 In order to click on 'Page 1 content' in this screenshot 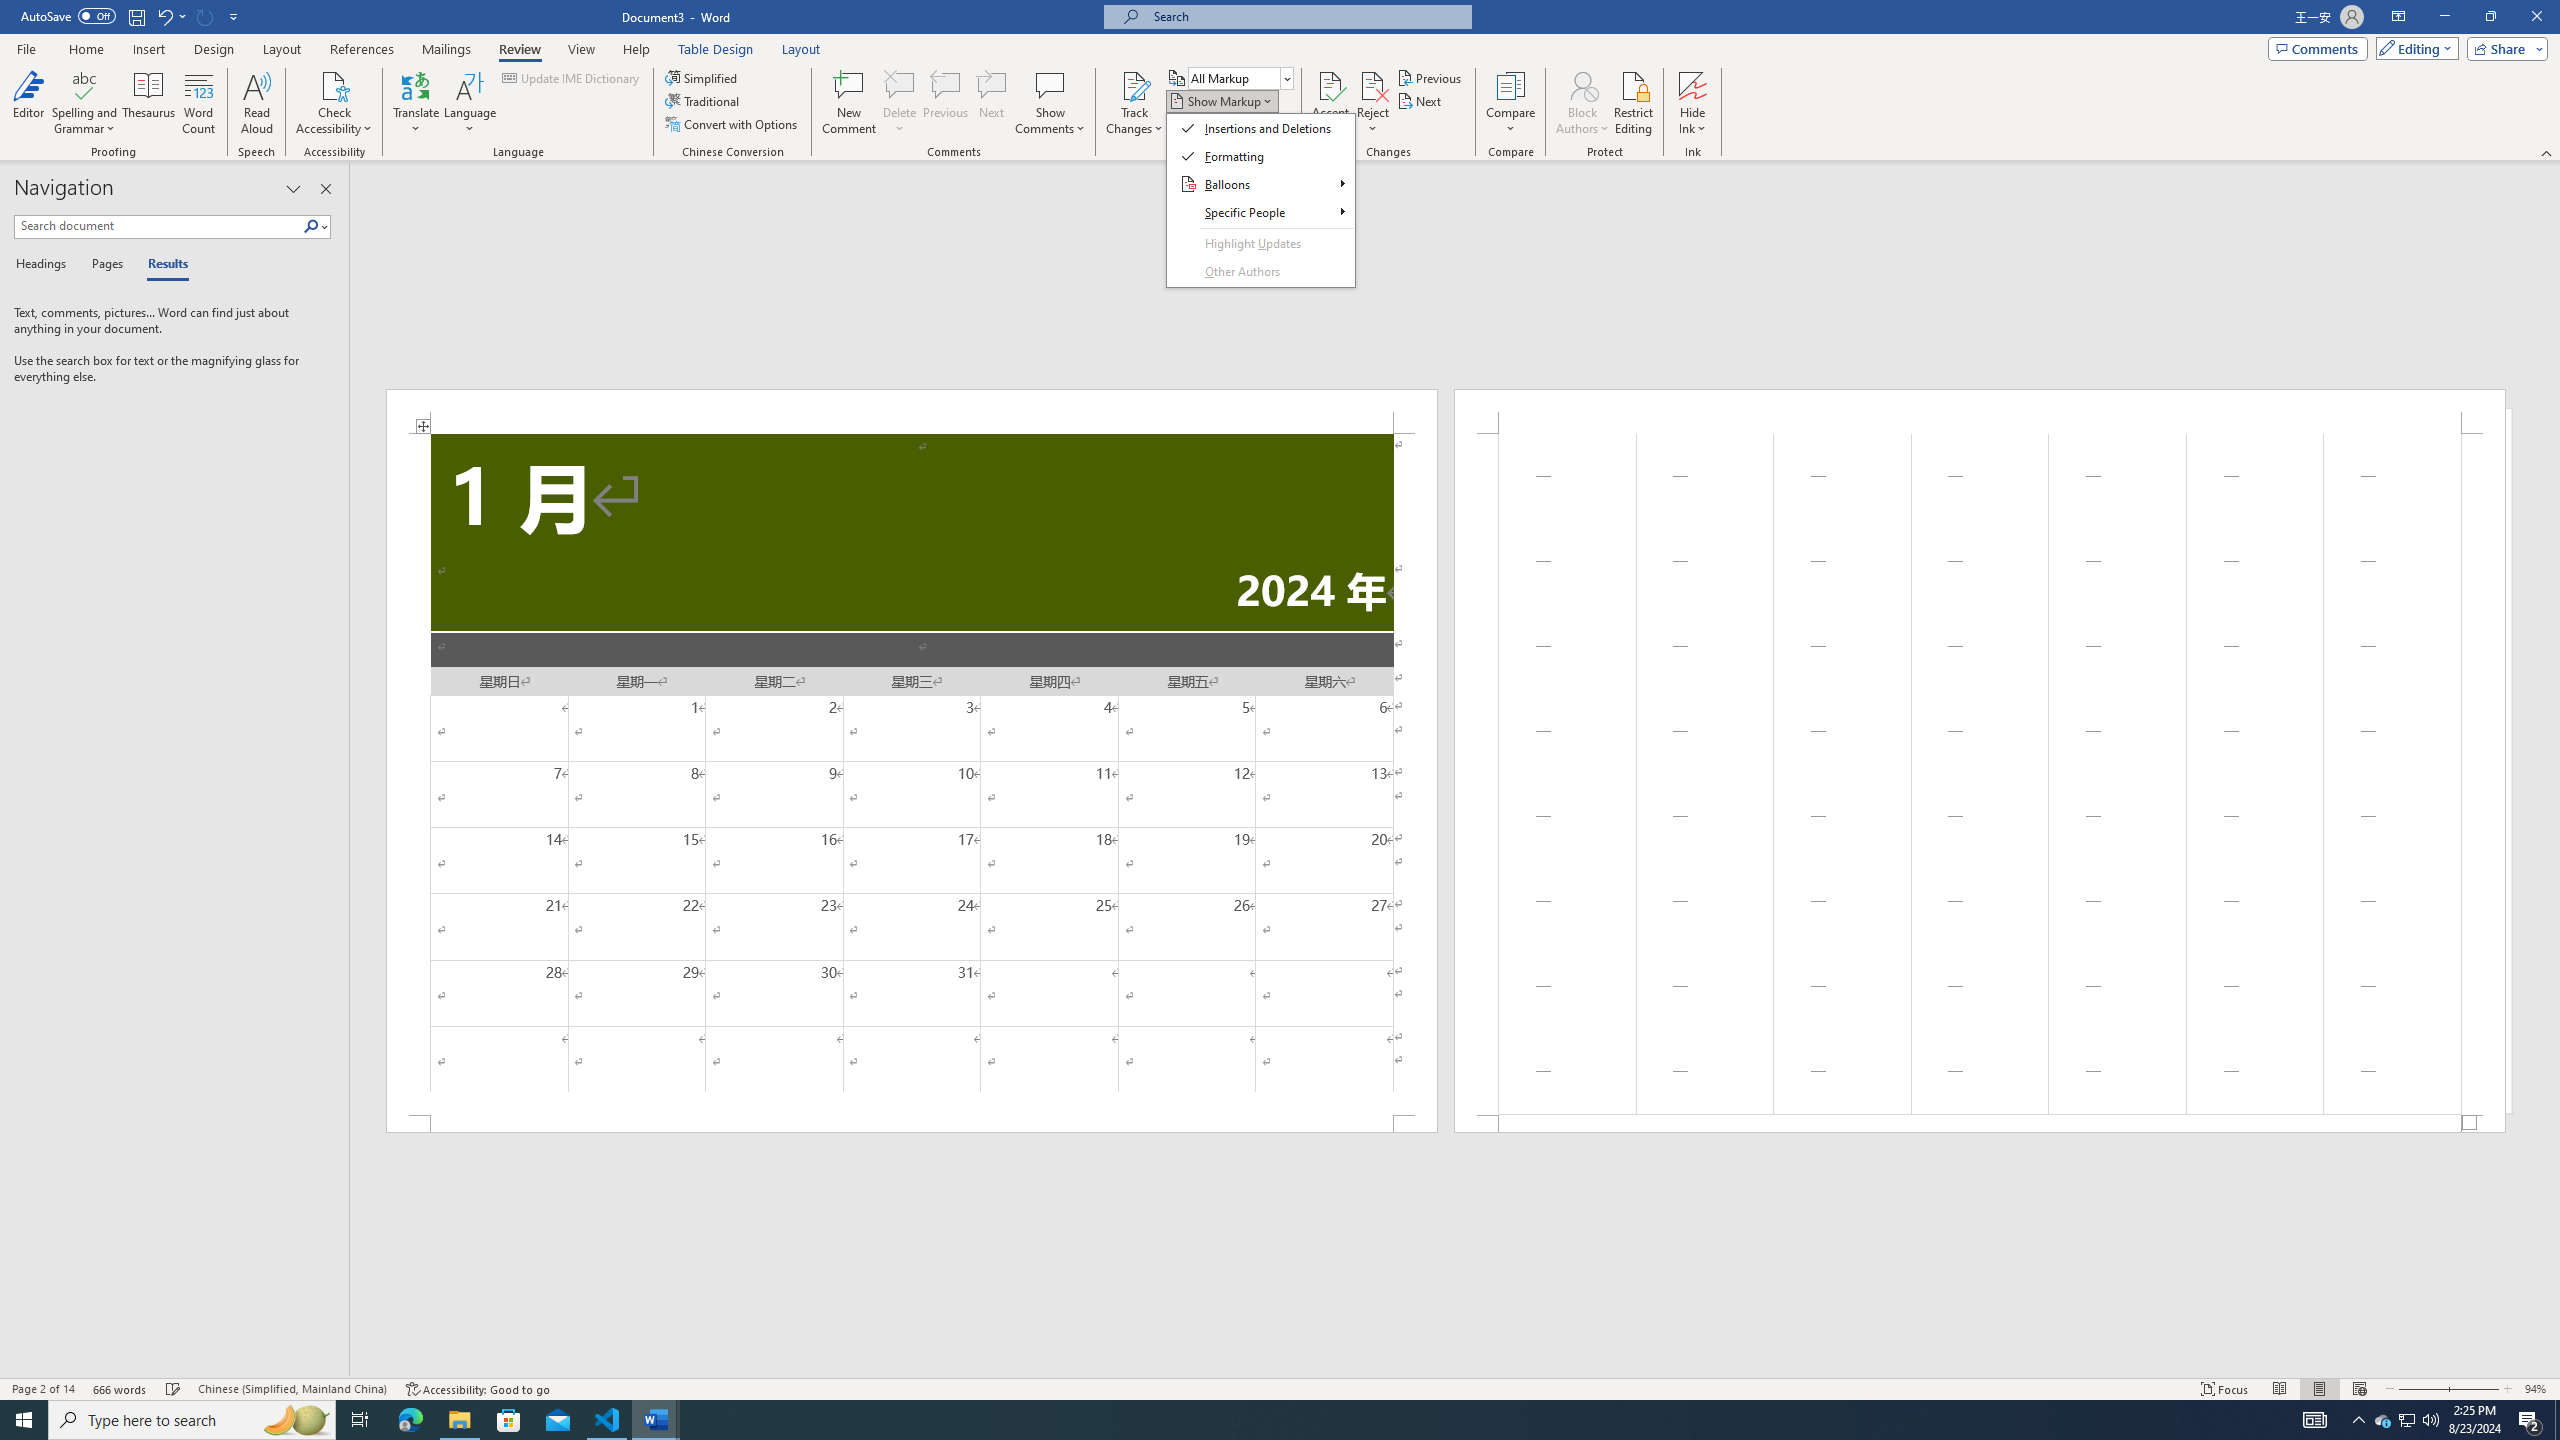, I will do `click(912, 773)`.